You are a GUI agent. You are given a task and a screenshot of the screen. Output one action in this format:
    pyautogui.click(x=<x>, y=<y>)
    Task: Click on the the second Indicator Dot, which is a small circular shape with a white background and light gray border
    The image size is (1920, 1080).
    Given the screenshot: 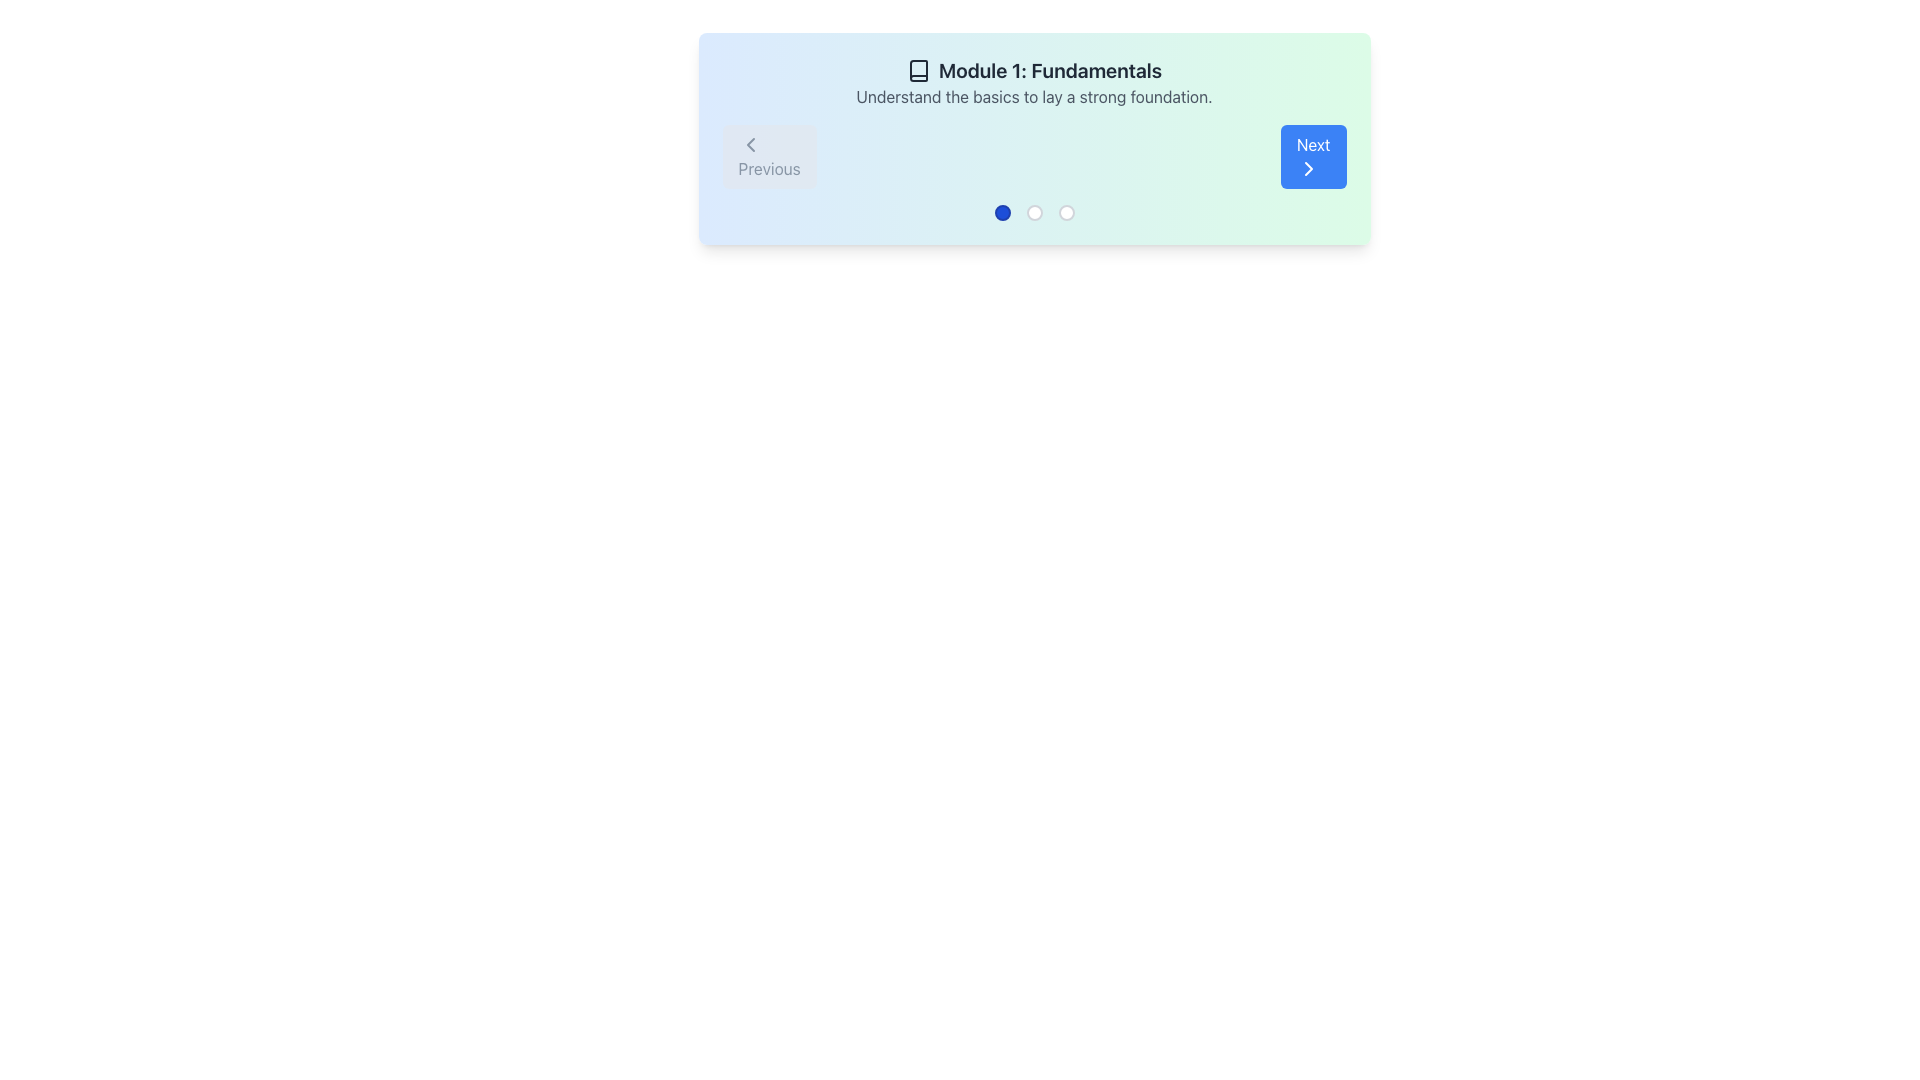 What is the action you would take?
    pyautogui.click(x=1034, y=212)
    